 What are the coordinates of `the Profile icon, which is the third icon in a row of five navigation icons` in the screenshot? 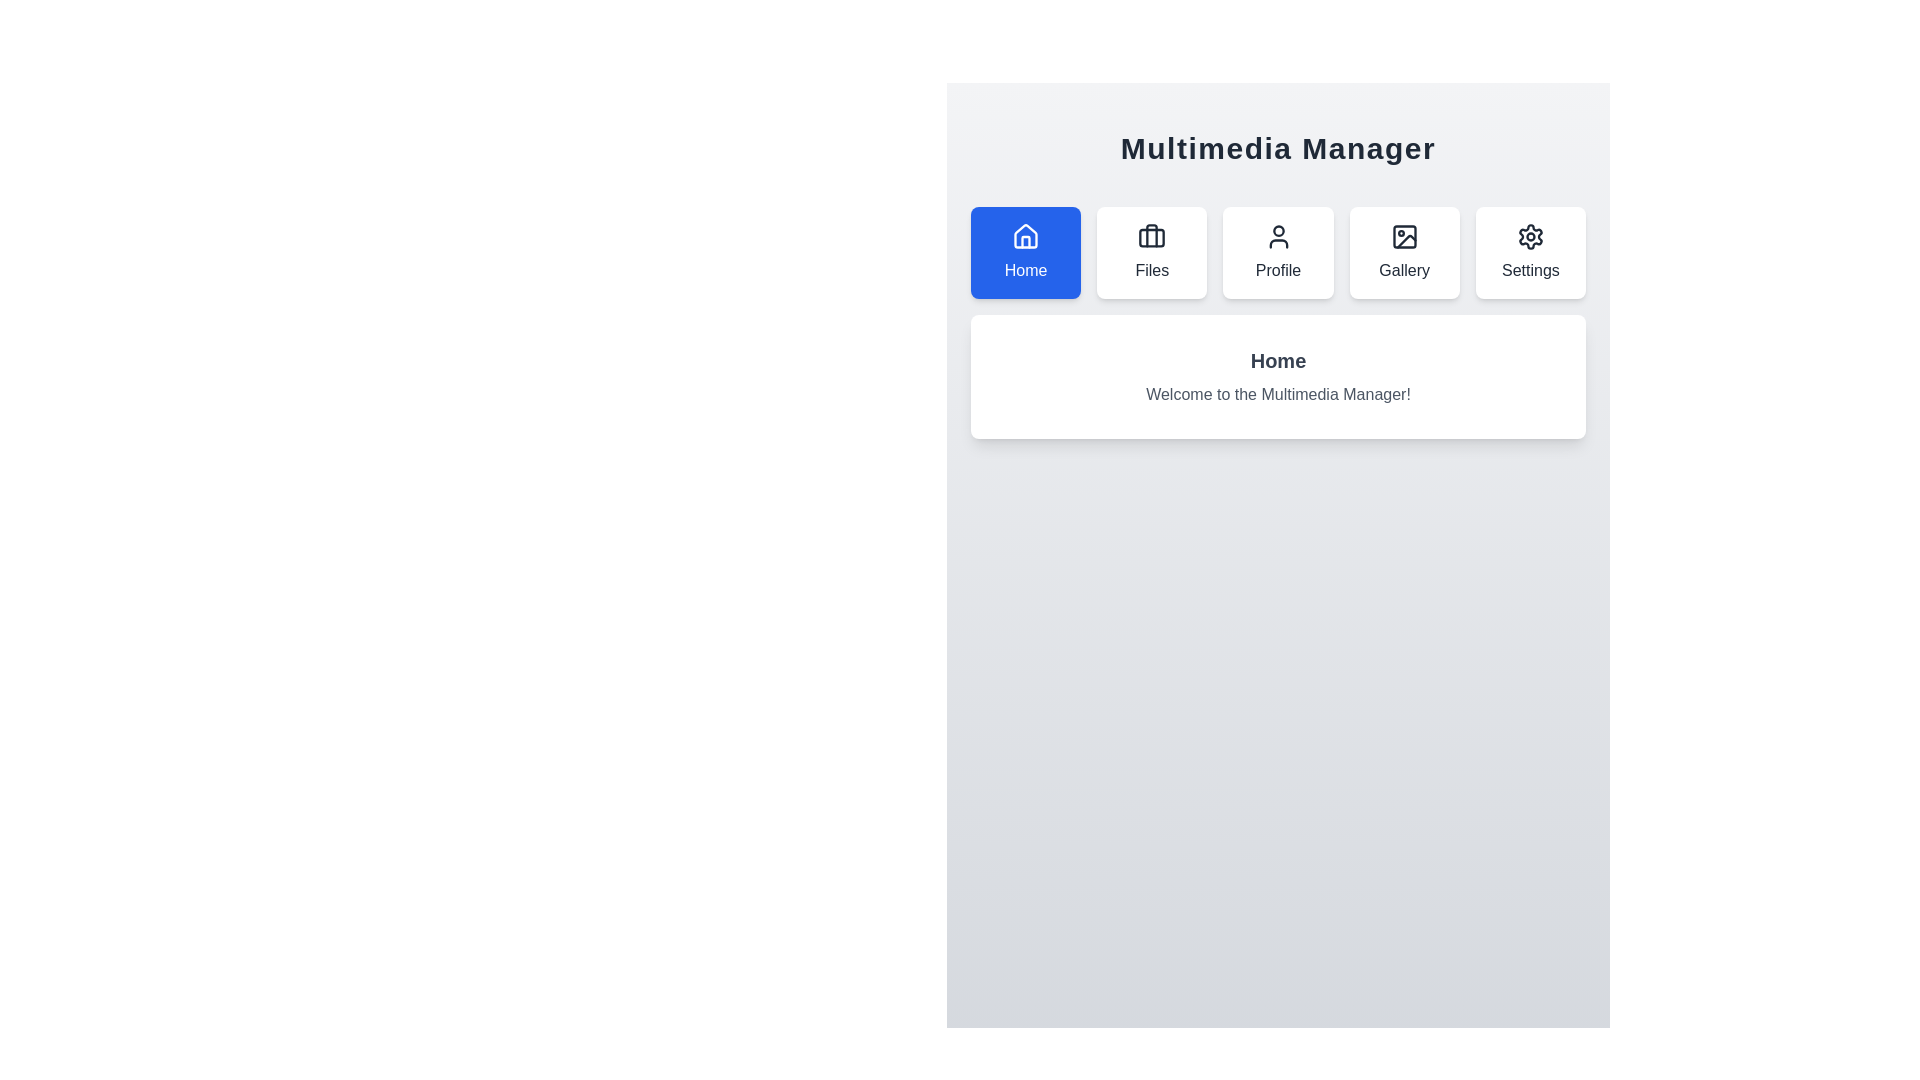 It's located at (1277, 235).